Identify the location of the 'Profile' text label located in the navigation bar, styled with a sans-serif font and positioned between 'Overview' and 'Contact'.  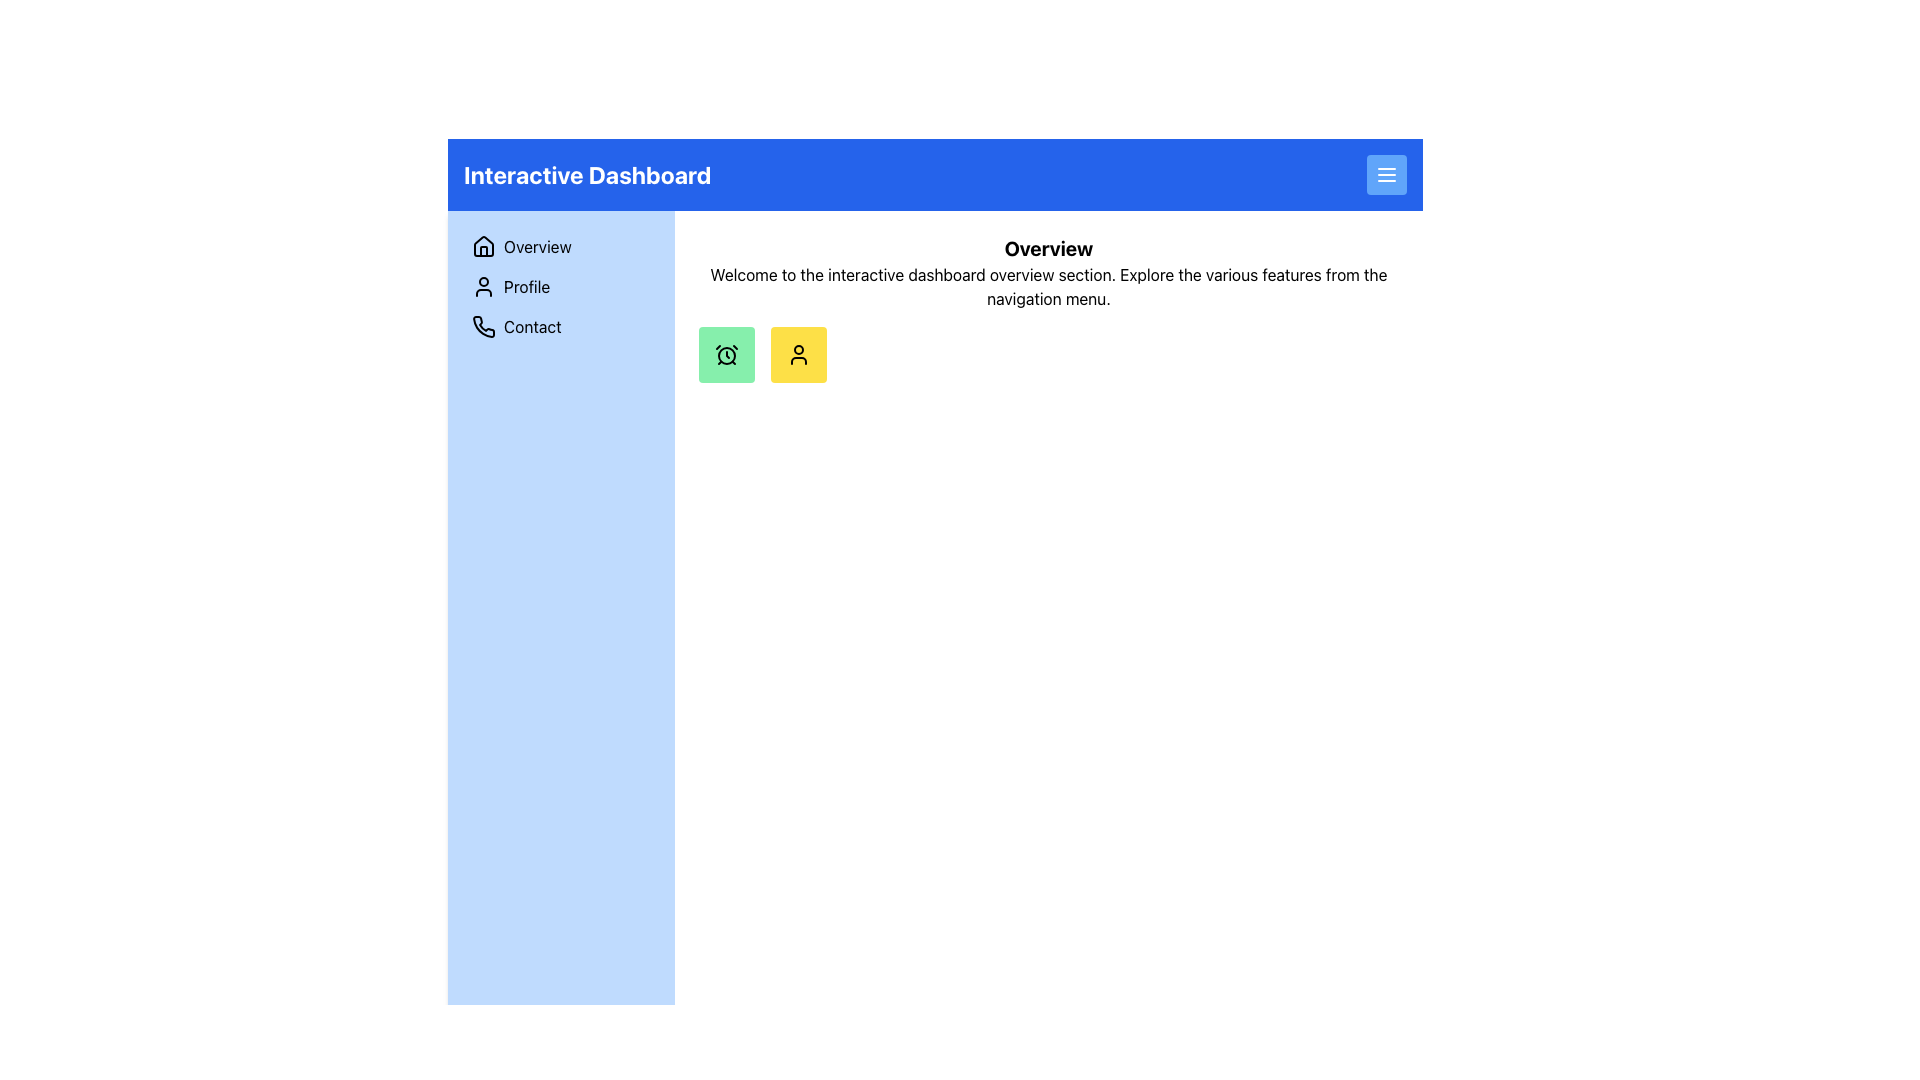
(527, 286).